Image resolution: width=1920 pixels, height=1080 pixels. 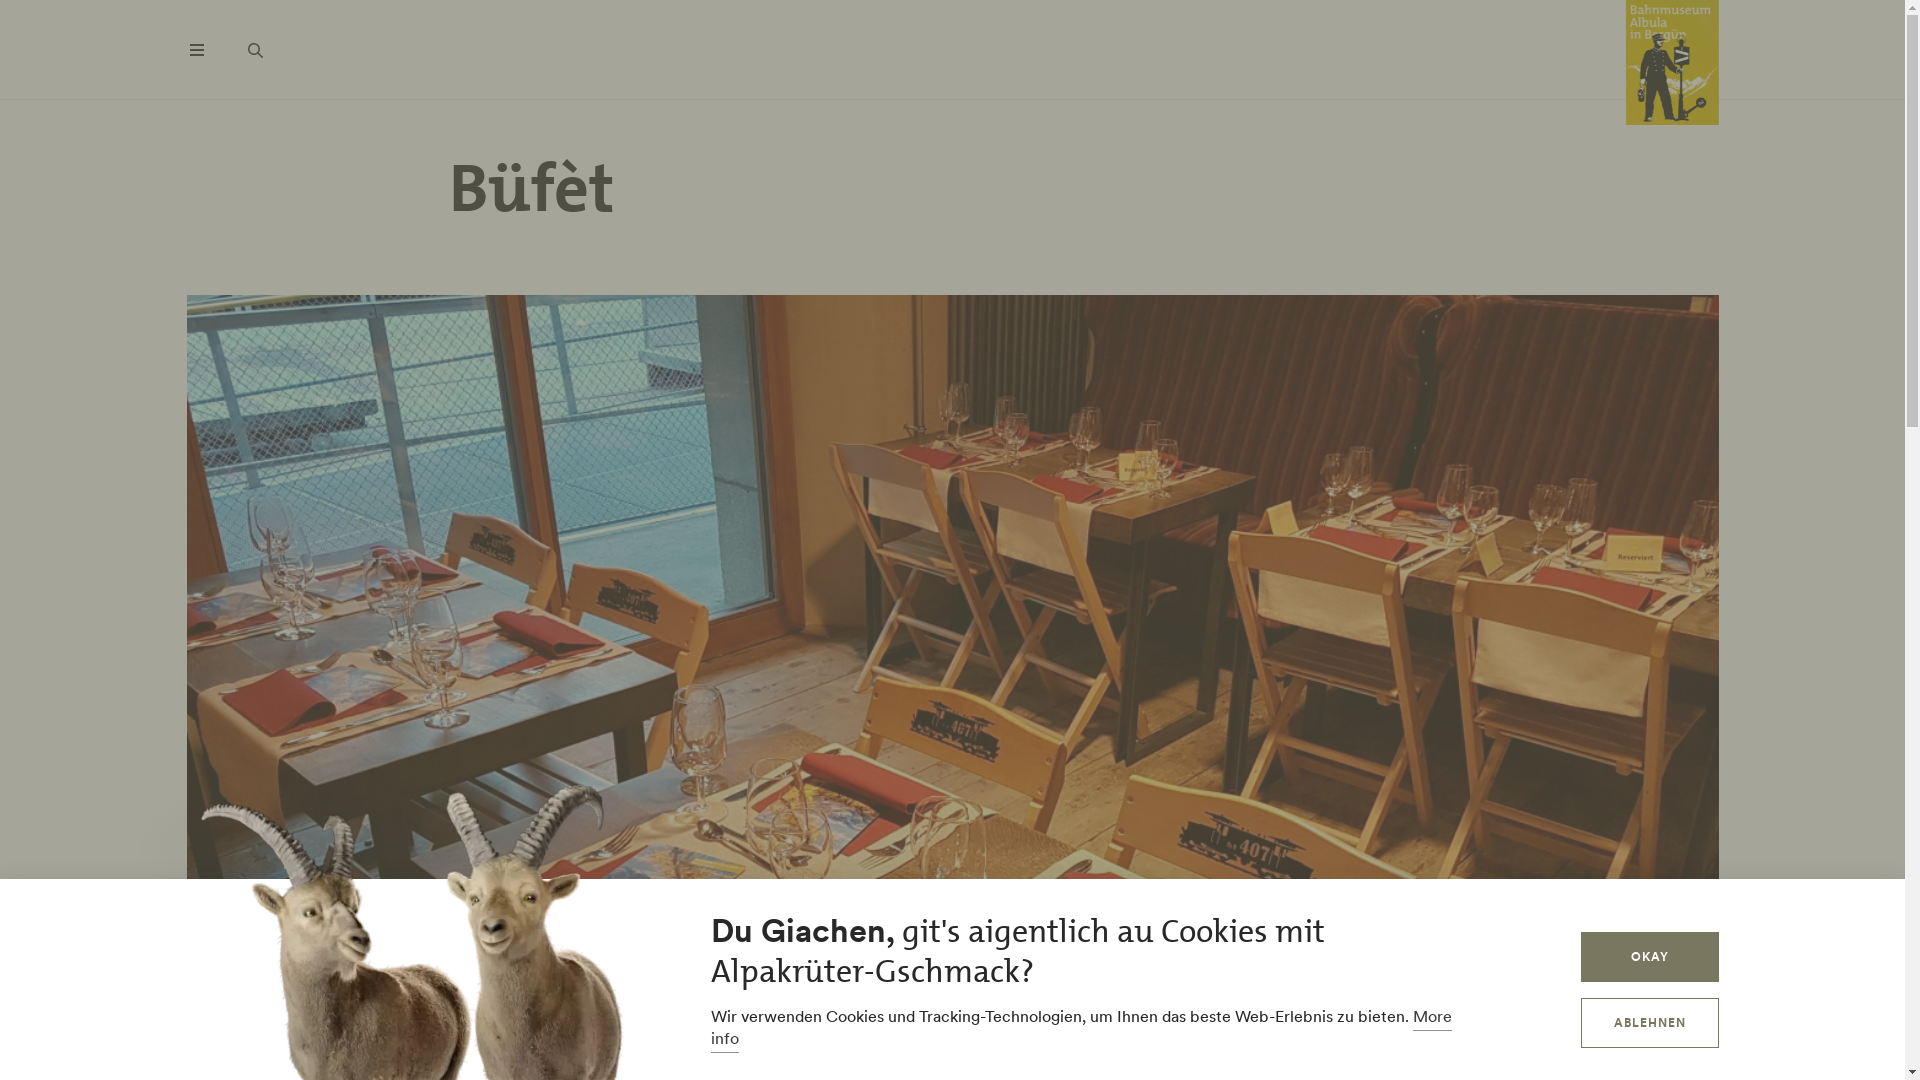 What do you see at coordinates (1672, 63) in the screenshot?
I see `'Home'` at bounding box center [1672, 63].